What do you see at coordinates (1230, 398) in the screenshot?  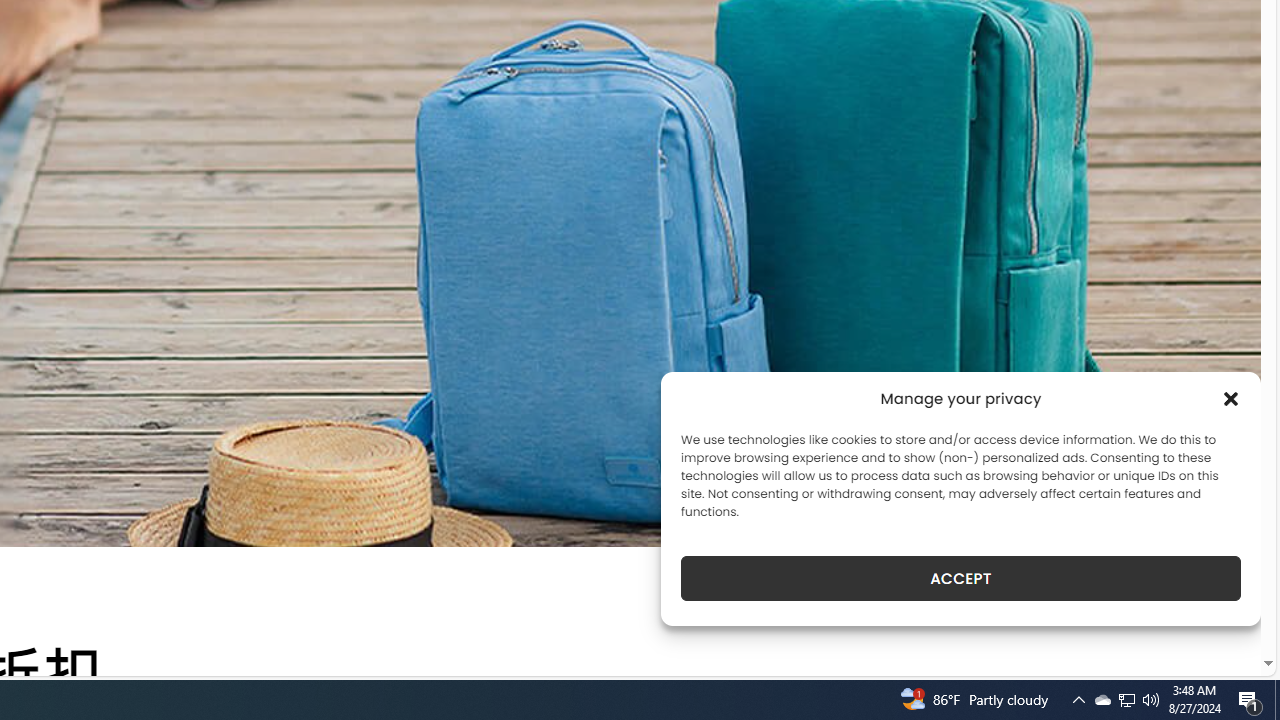 I see `'Class: cmplz-close'` at bounding box center [1230, 398].